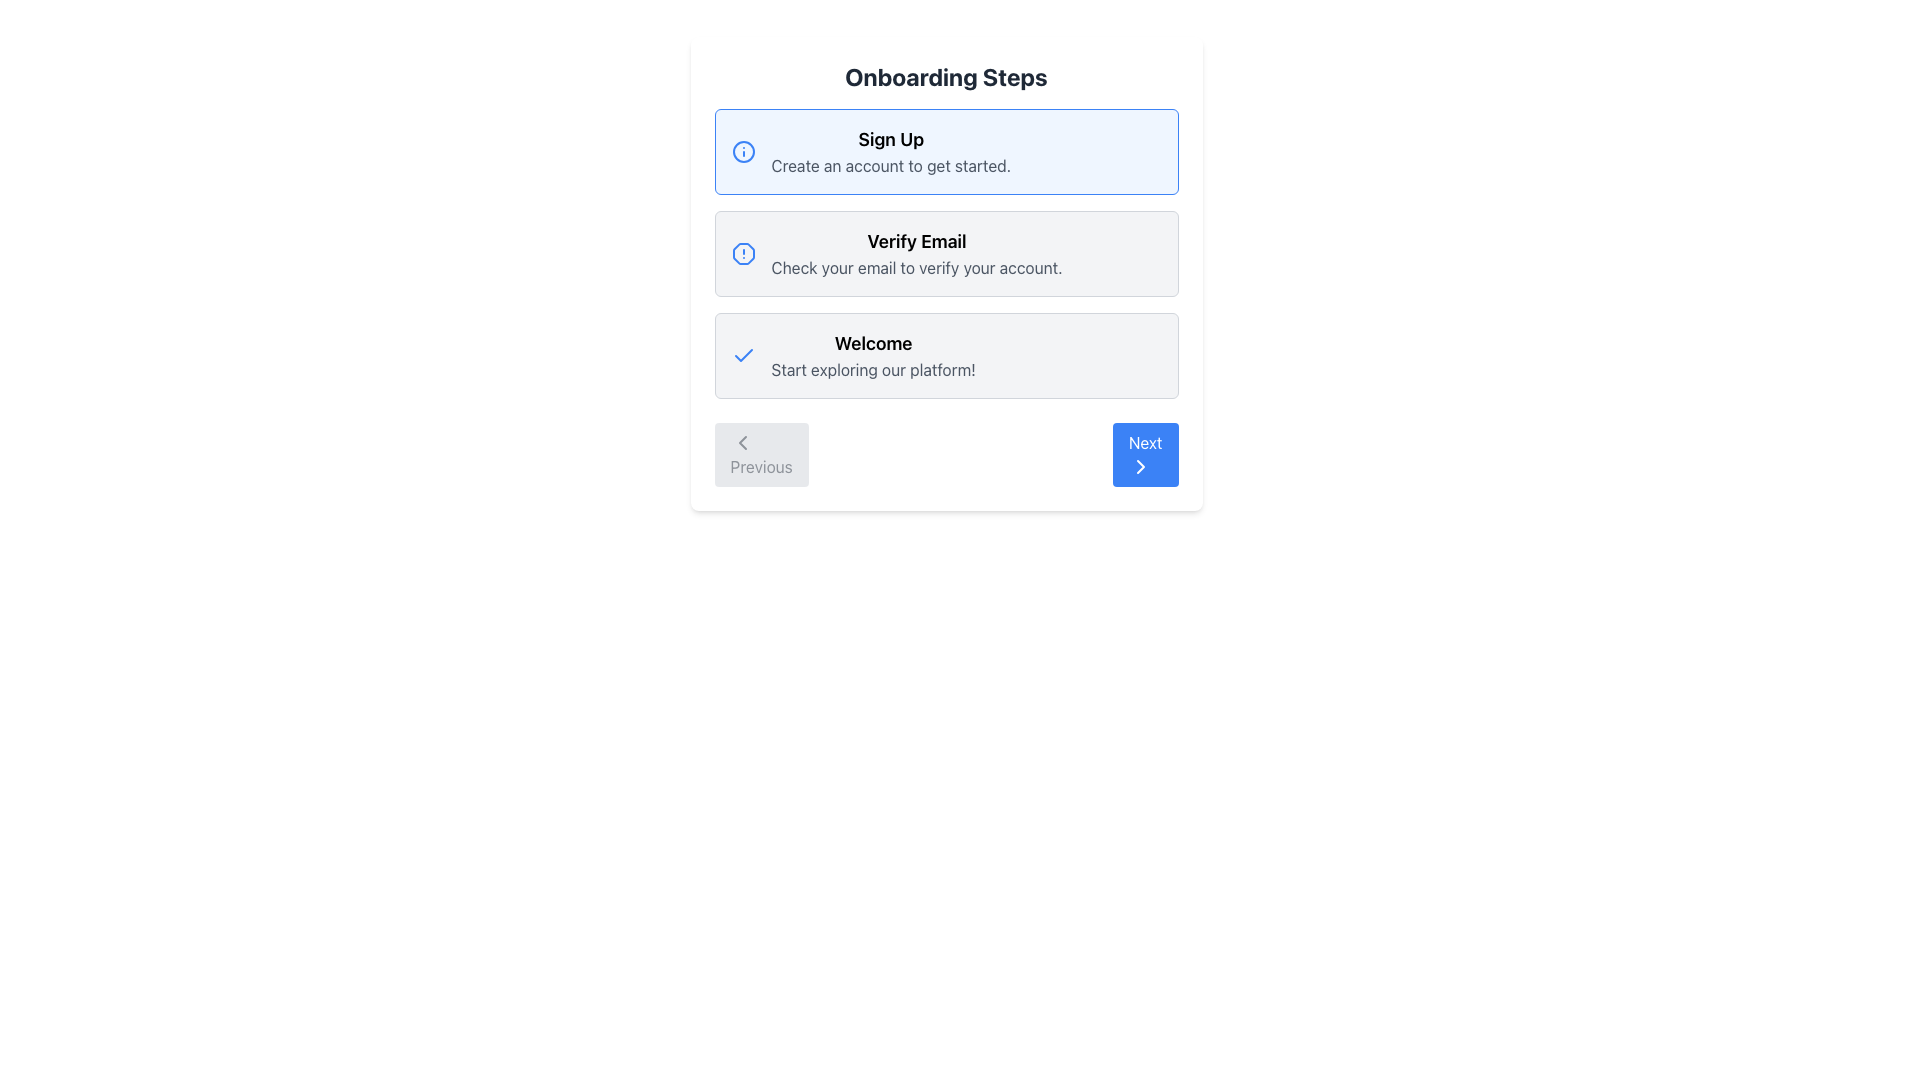  Describe the element at coordinates (890, 138) in the screenshot. I see `the Text Label that serves as the title for the onboarding step, positioned above the text 'Create an account to get started.'` at that location.